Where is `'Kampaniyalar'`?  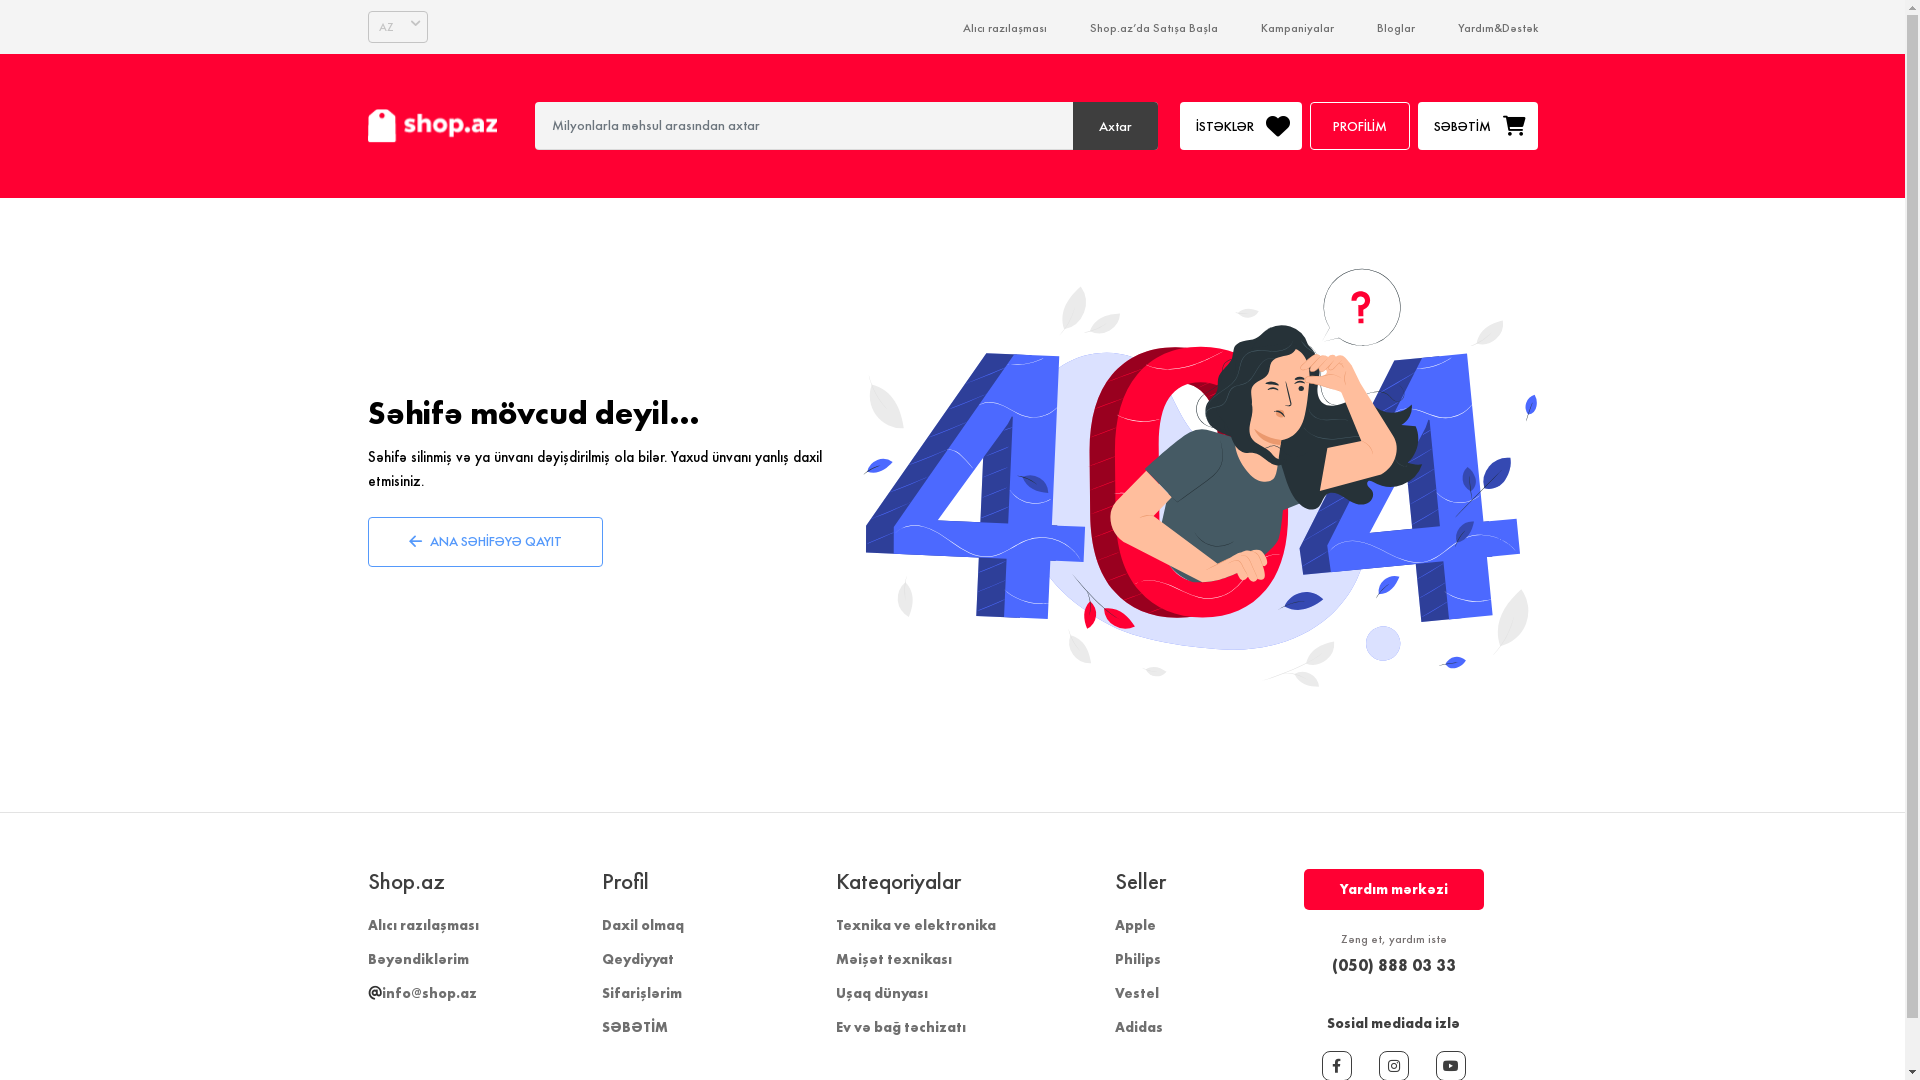 'Kampaniyalar' is located at coordinates (1258, 27).